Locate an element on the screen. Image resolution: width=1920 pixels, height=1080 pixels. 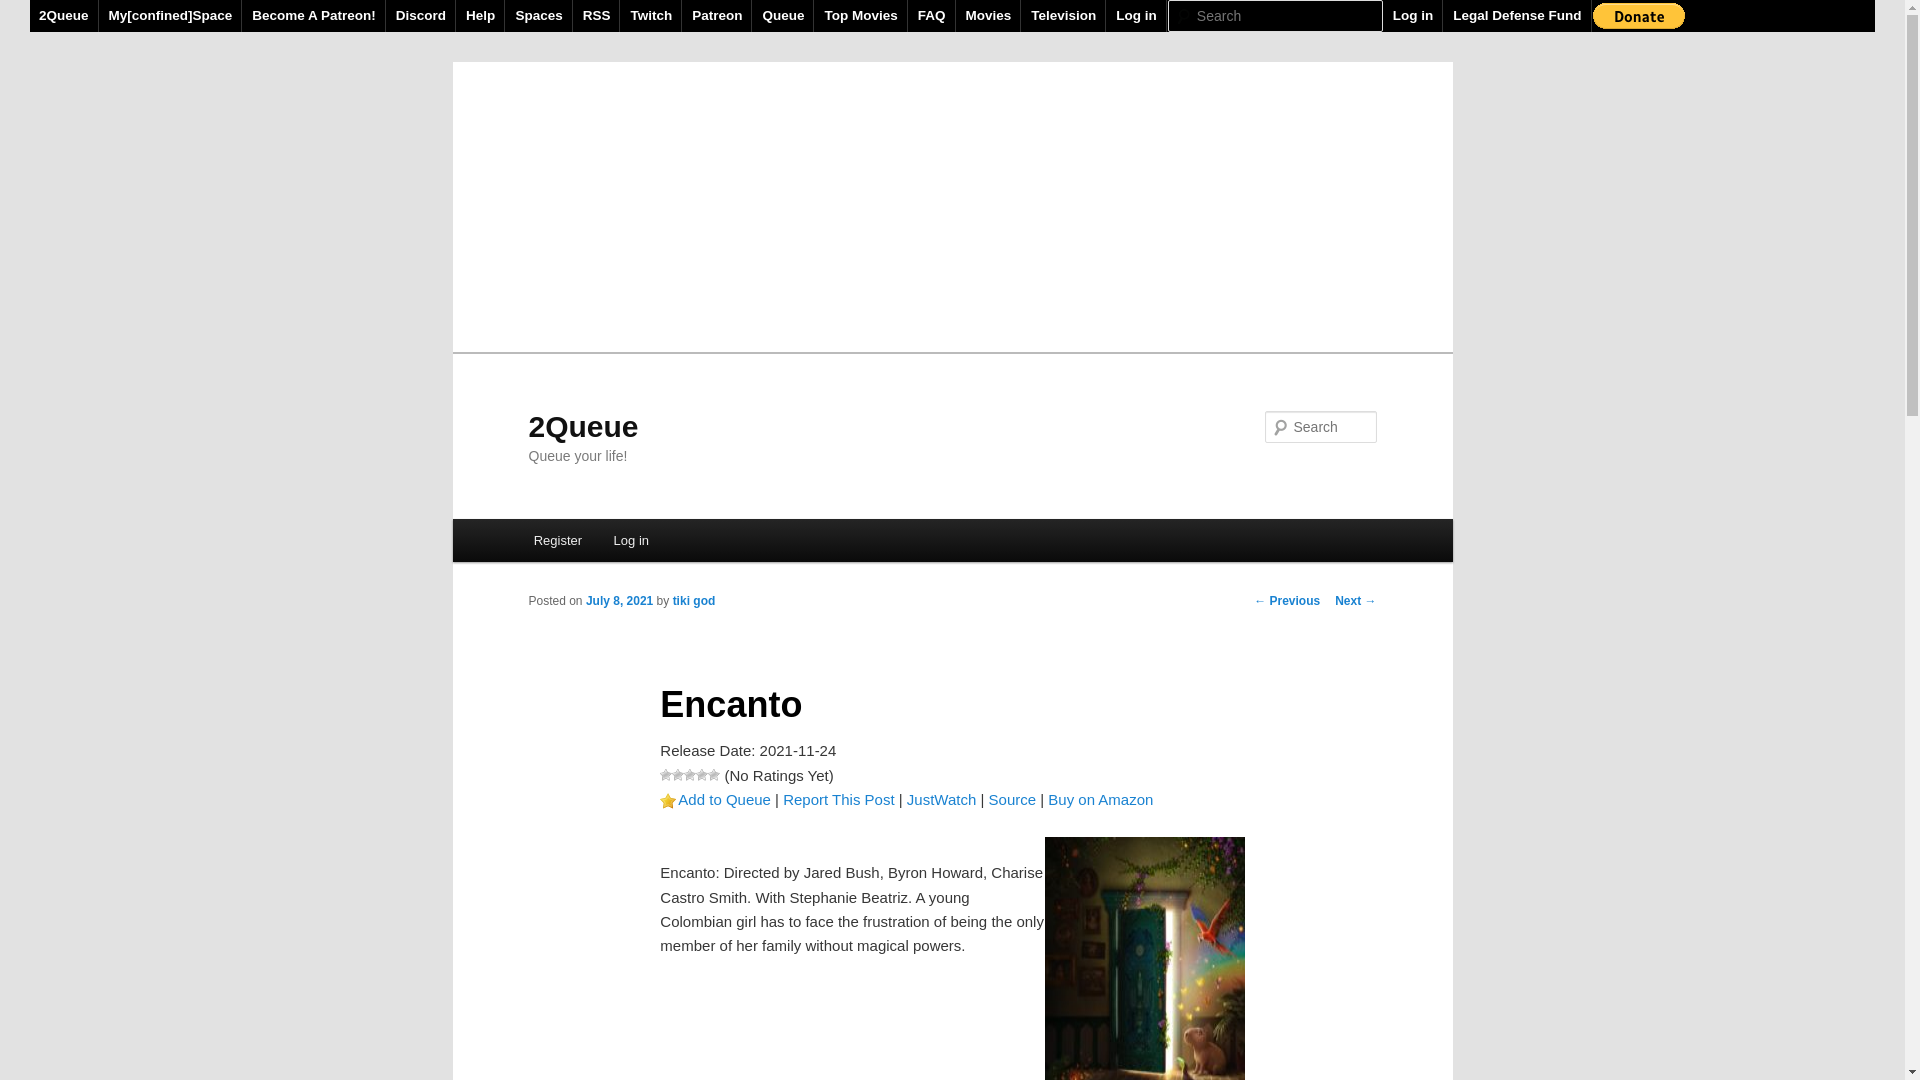
'Search' is located at coordinates (0, 11).